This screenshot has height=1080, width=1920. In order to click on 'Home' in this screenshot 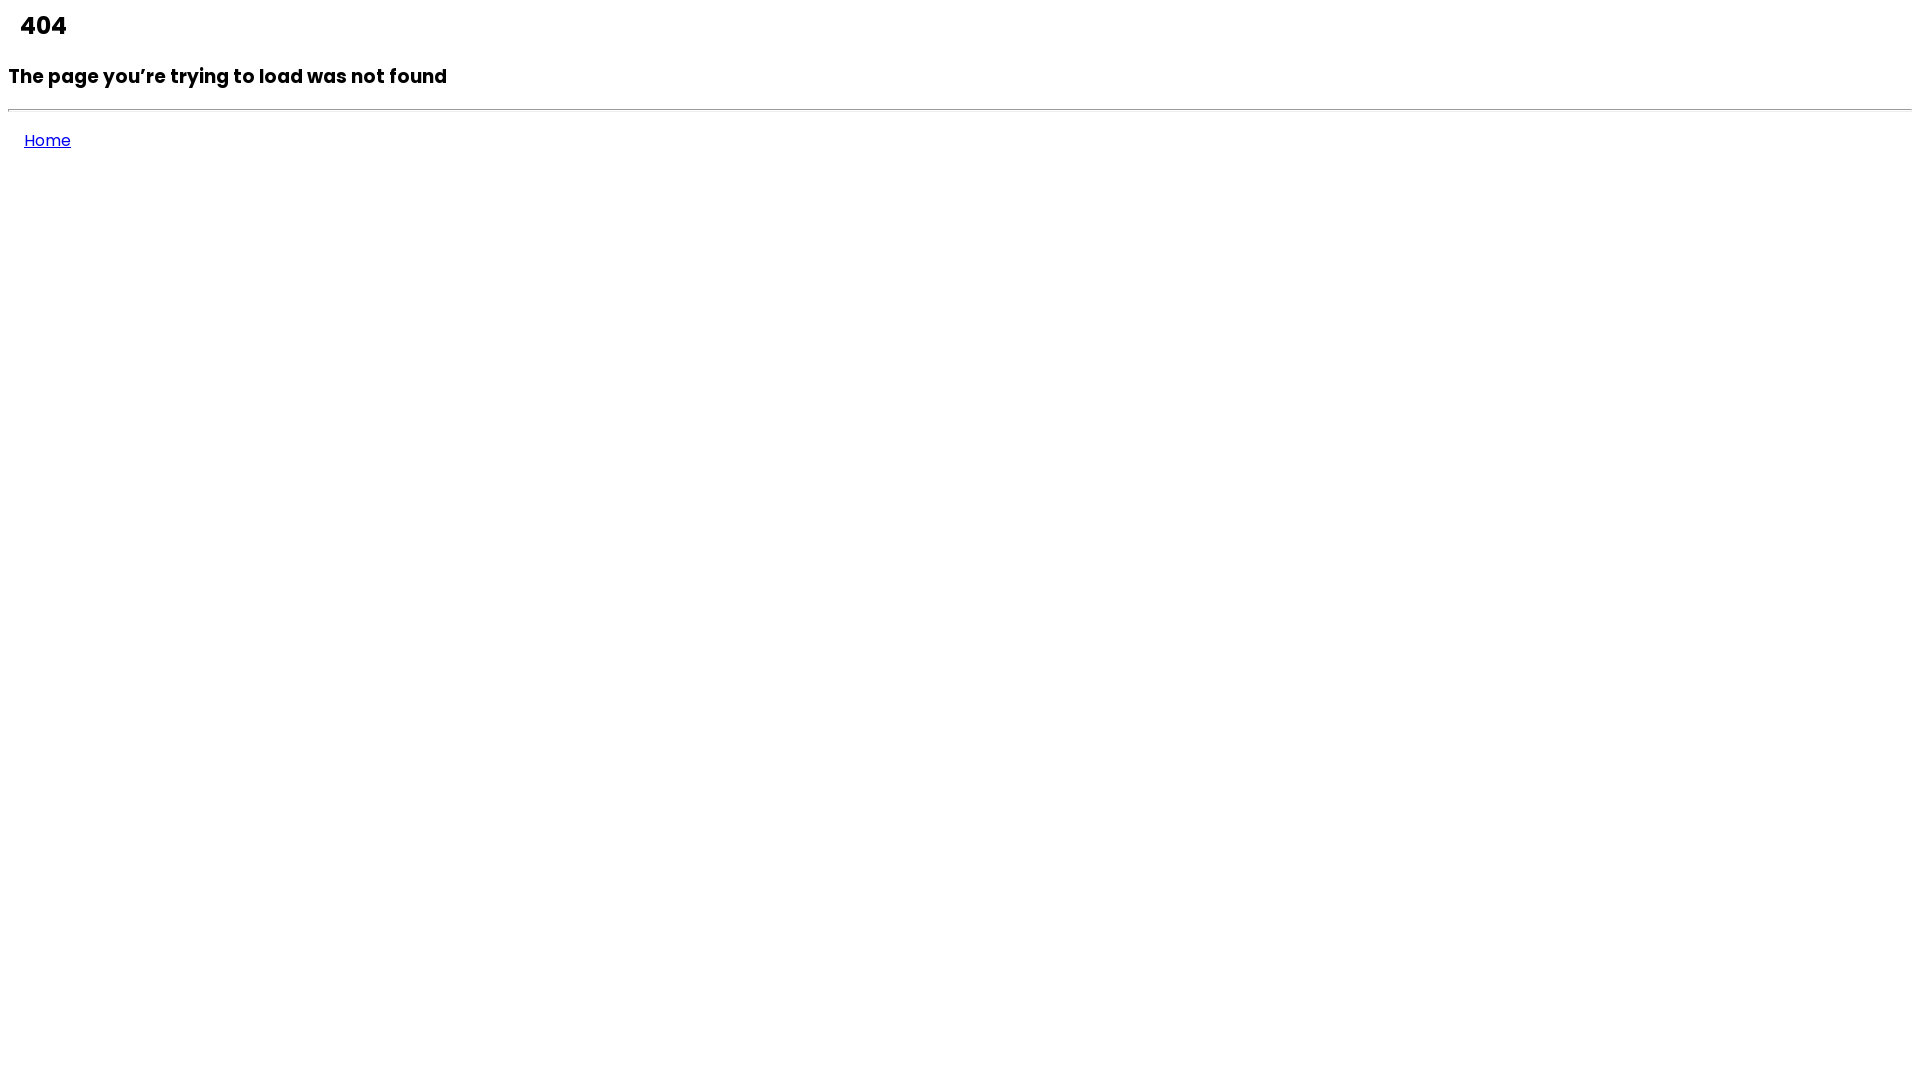, I will do `click(47, 139)`.